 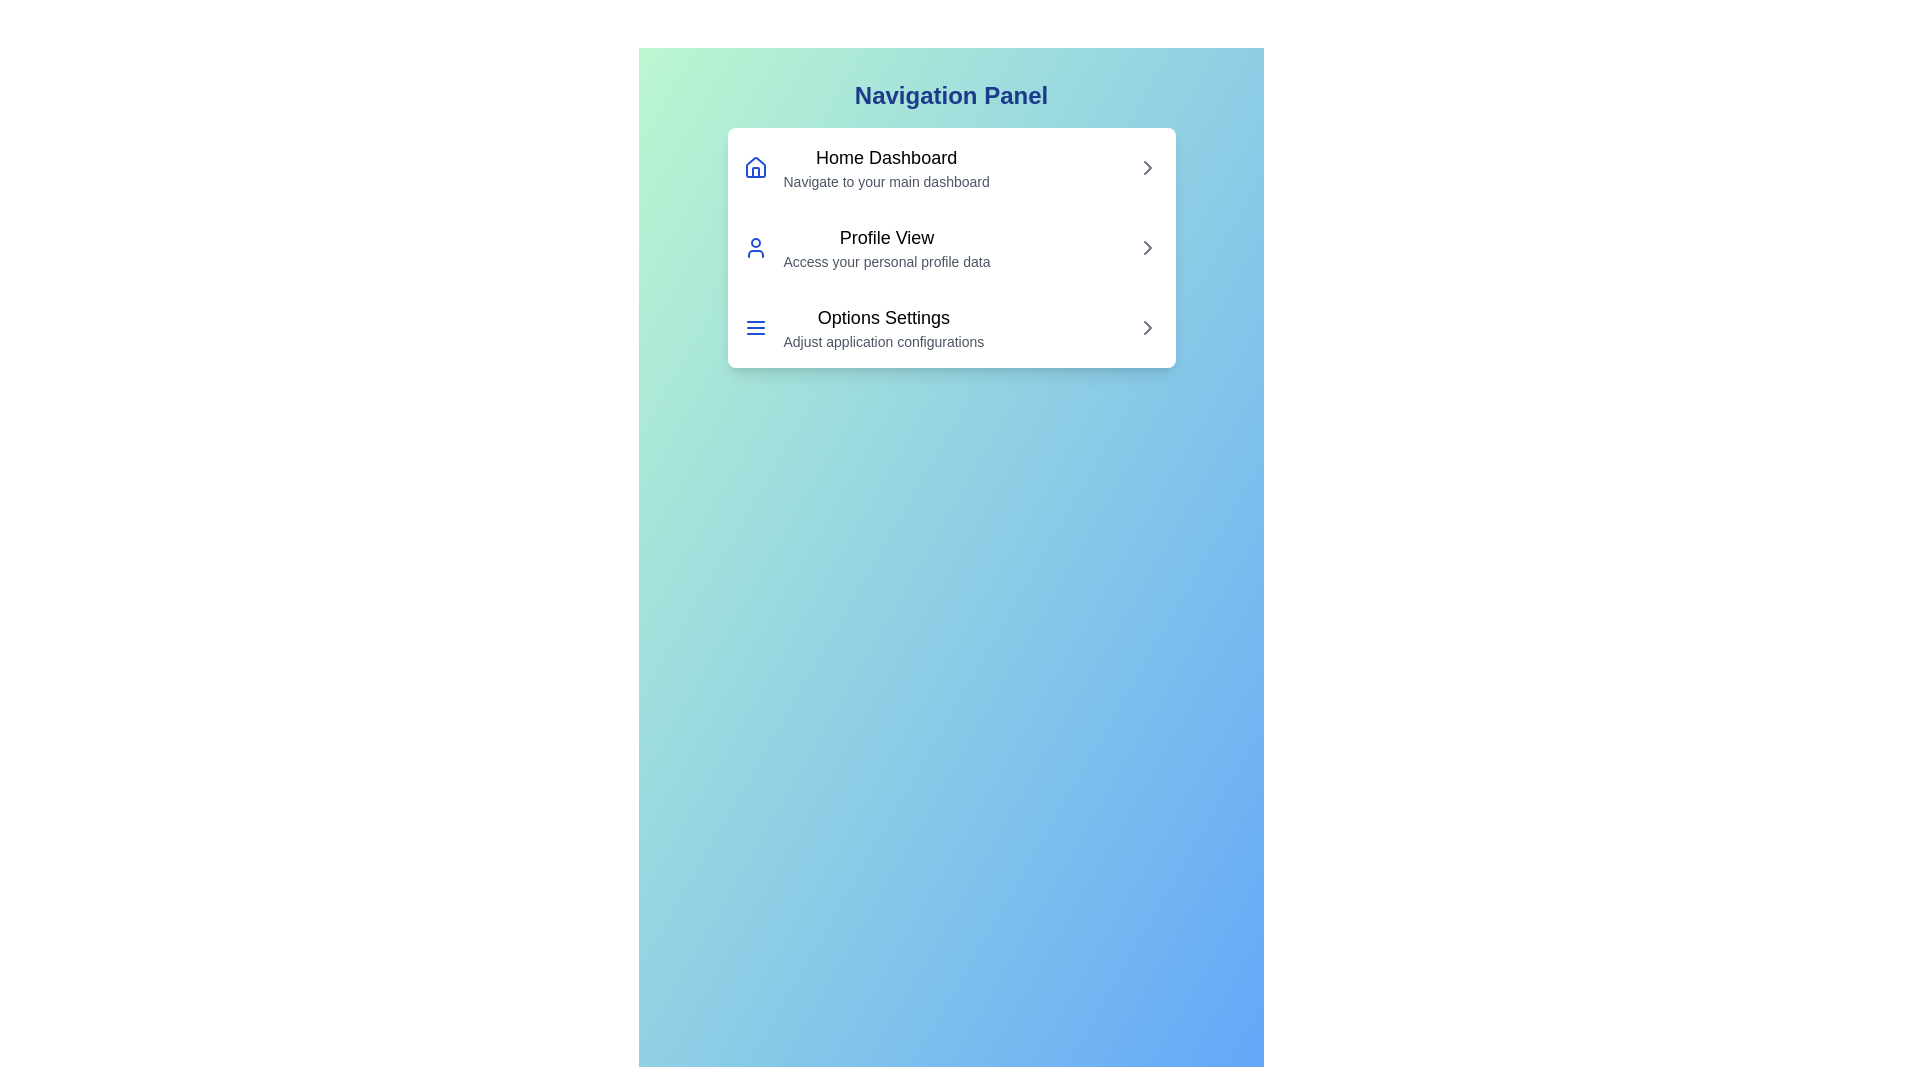 What do you see at coordinates (950, 326) in the screenshot?
I see `the menu item corresponding to Options Settings` at bounding box center [950, 326].